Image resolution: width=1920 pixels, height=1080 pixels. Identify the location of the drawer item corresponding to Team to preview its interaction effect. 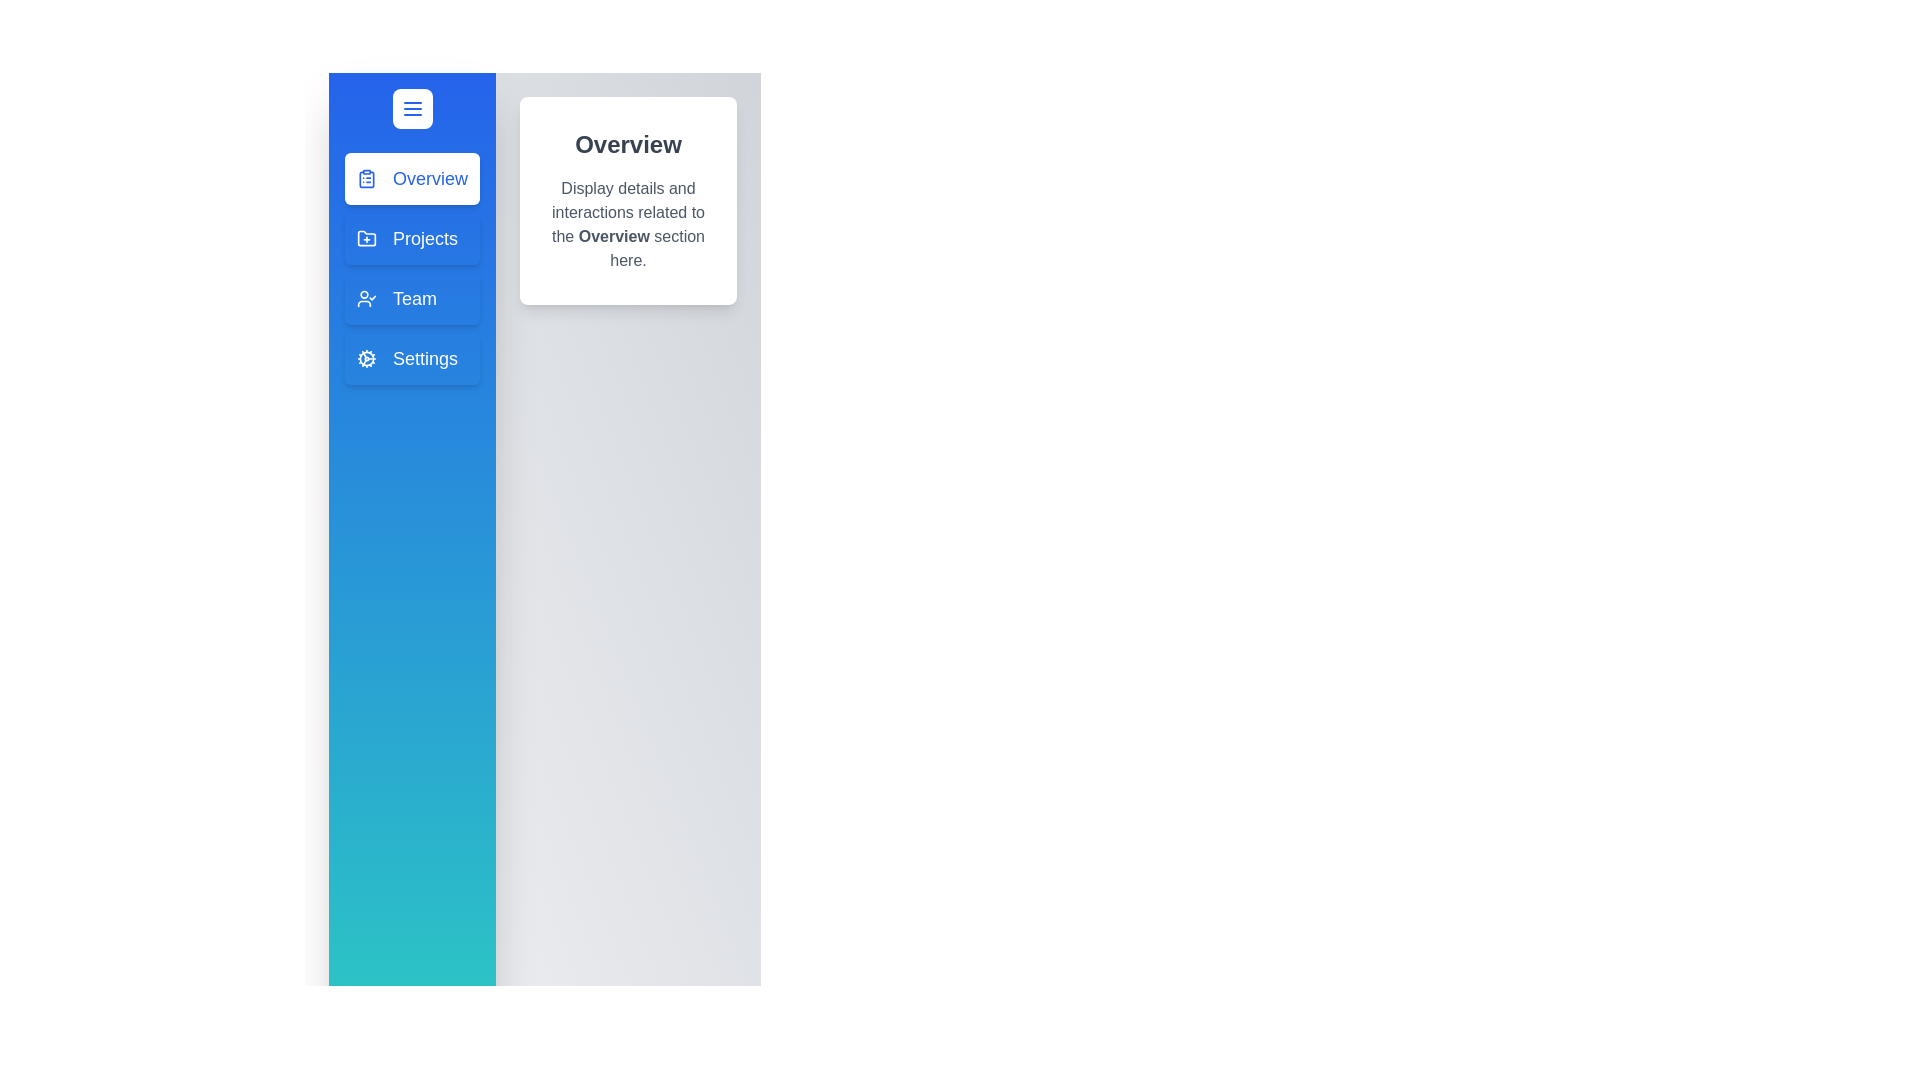
(411, 299).